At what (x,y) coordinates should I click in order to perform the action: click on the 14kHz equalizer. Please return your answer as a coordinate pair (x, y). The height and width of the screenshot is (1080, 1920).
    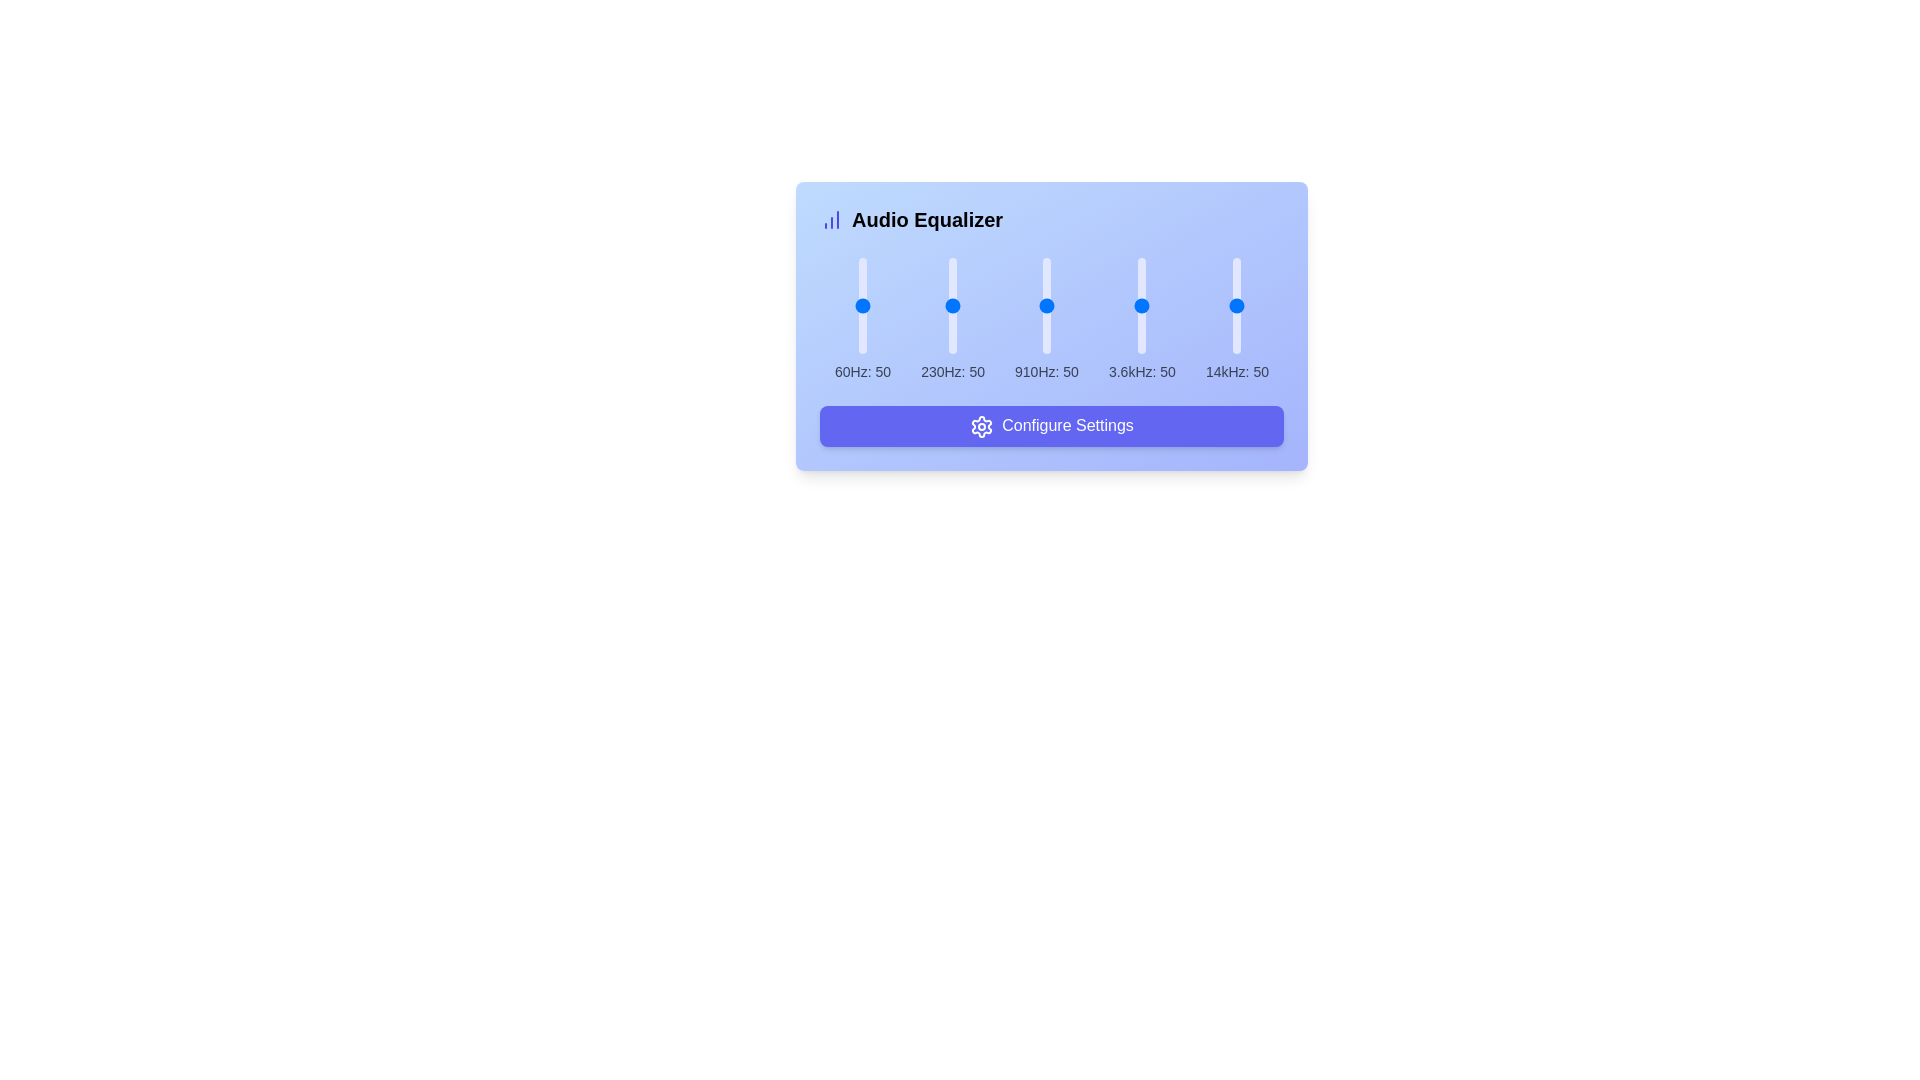
    Looking at the image, I should click on (1236, 334).